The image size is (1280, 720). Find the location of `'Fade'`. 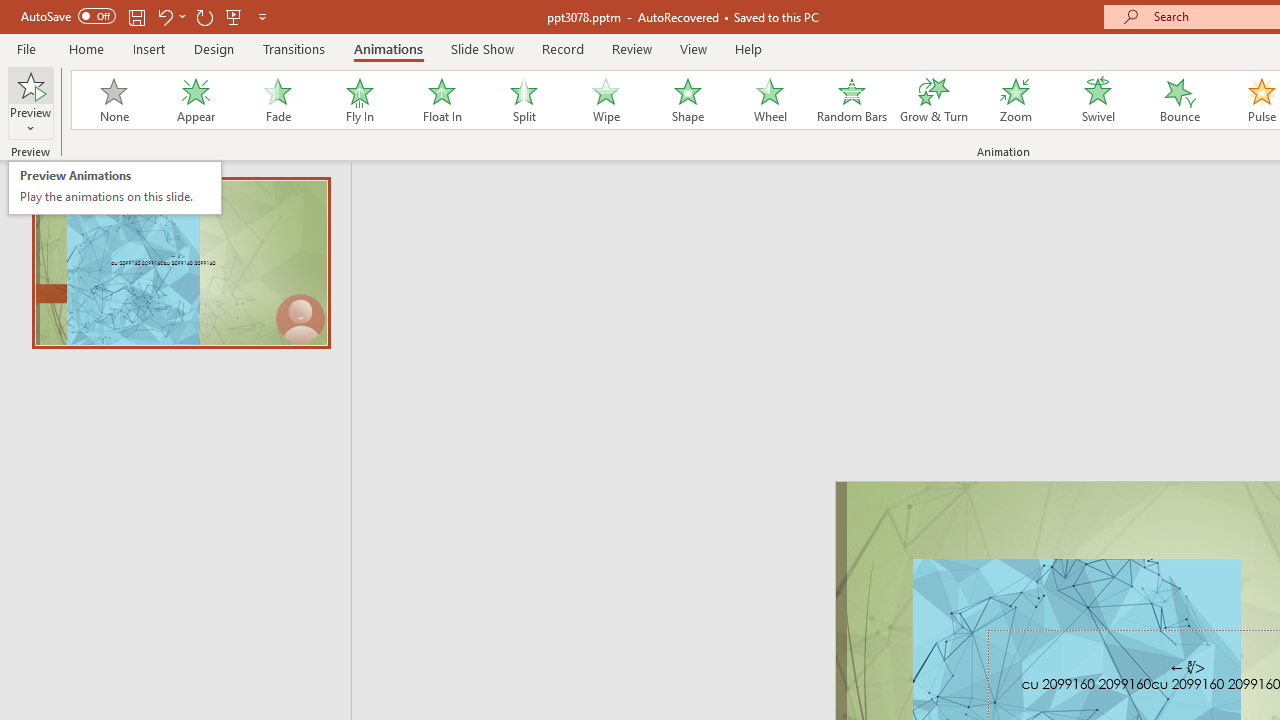

'Fade' is located at coordinates (276, 100).